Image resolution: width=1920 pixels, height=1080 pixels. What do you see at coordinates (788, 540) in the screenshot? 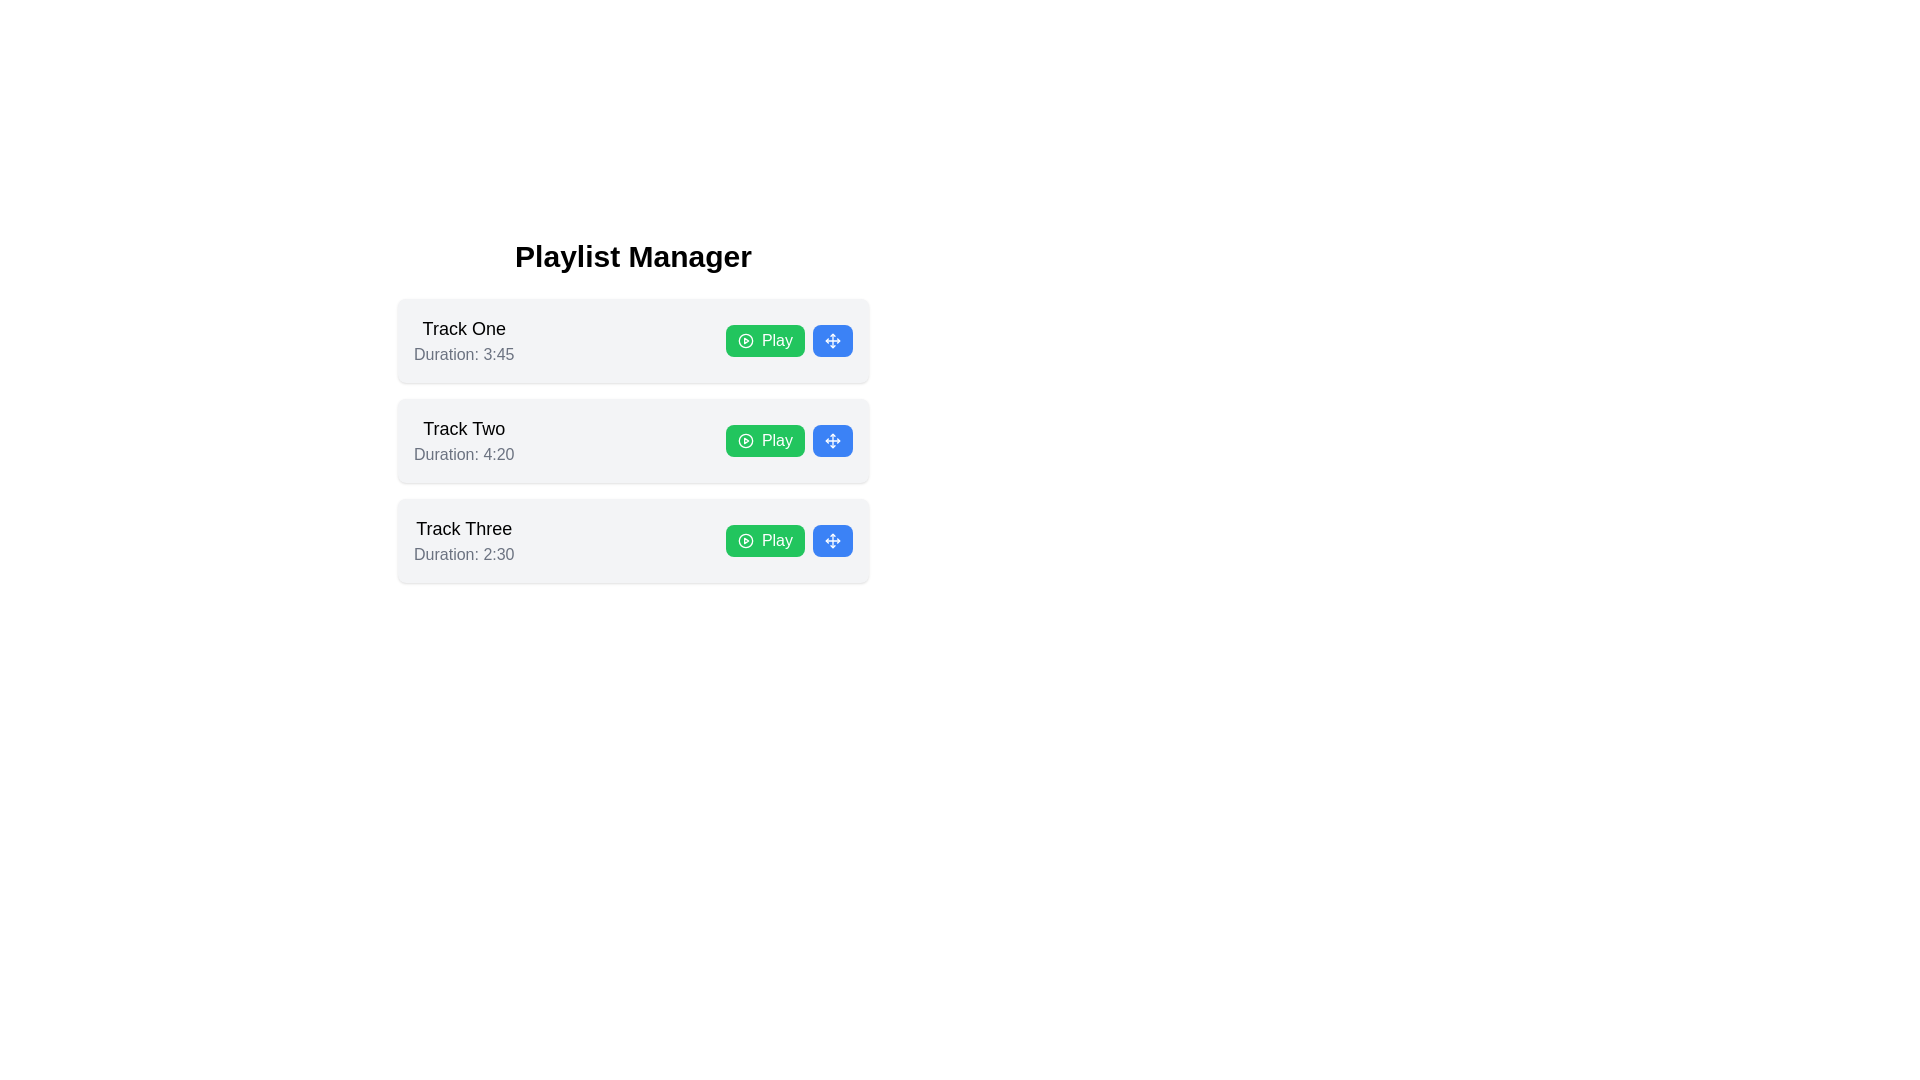
I see `the 'Play' button for 'Track Three'` at bounding box center [788, 540].